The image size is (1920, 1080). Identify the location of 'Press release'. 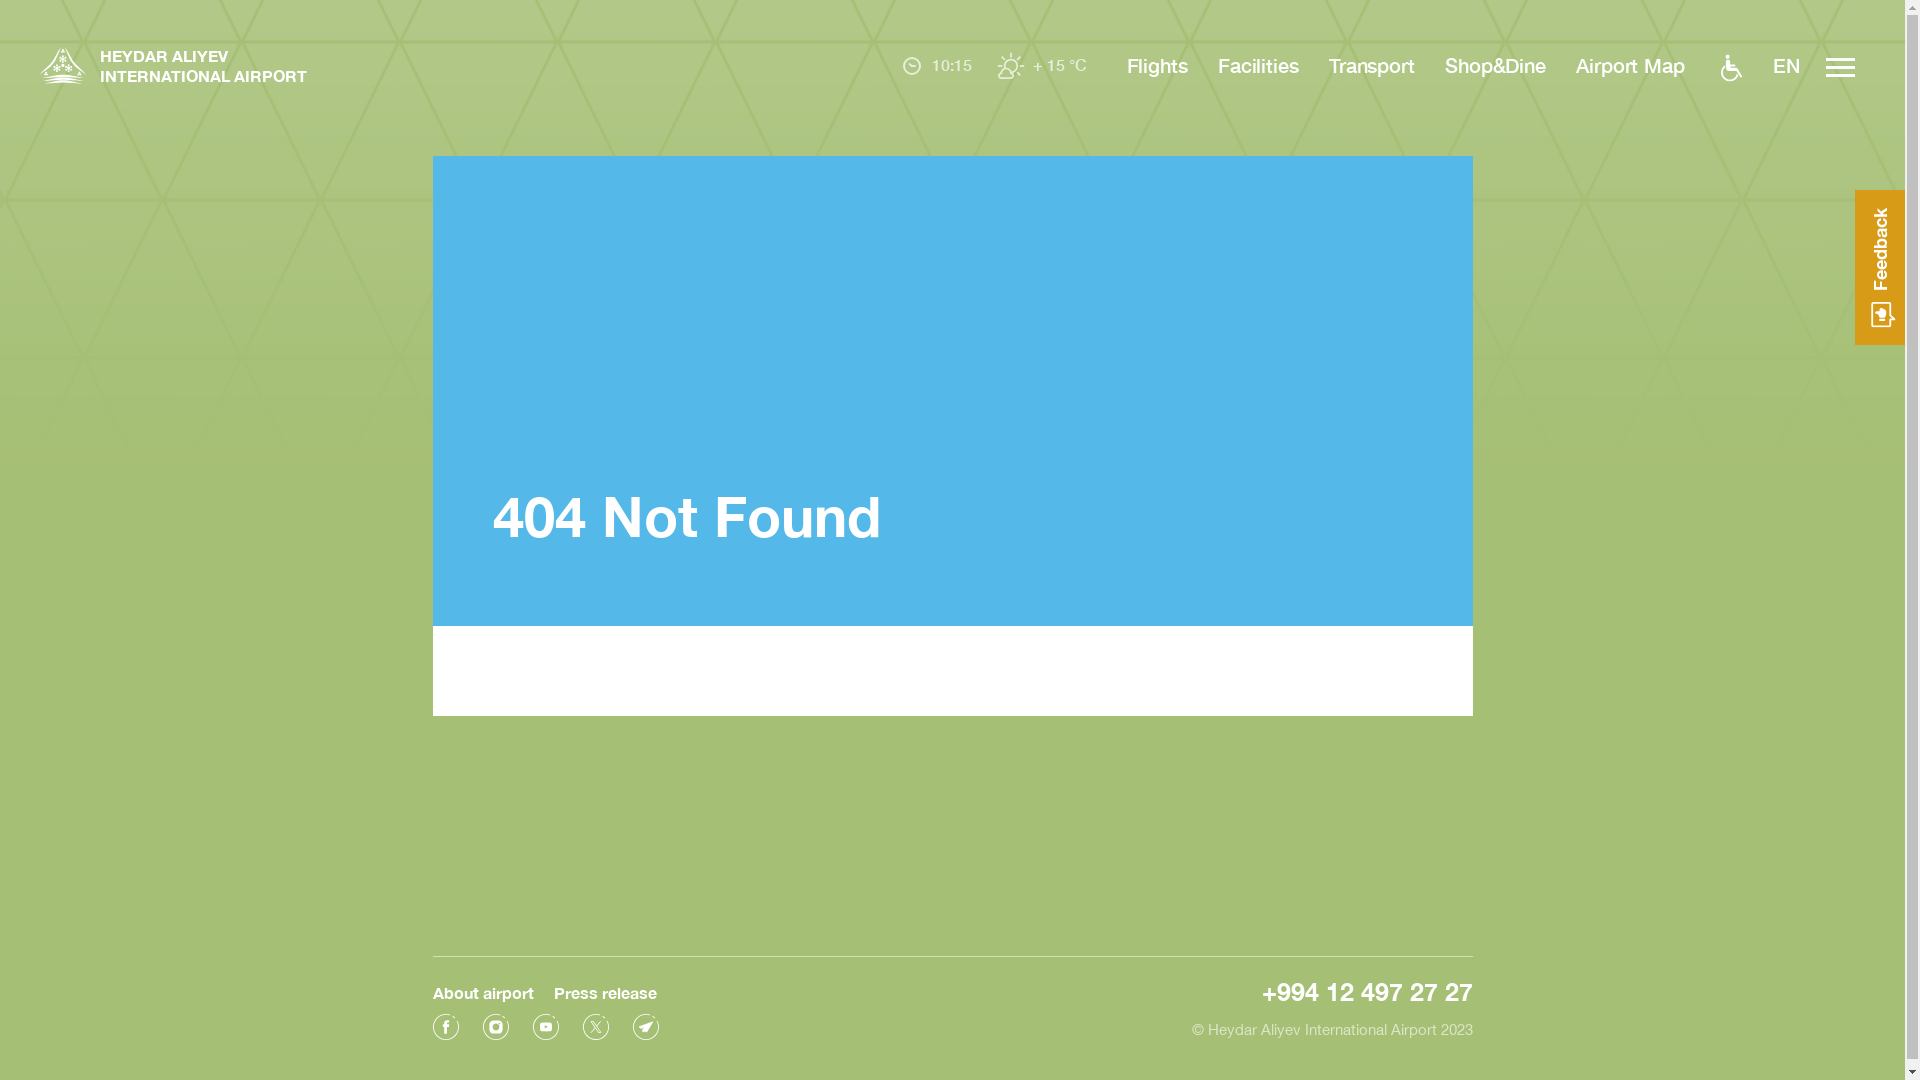
(604, 992).